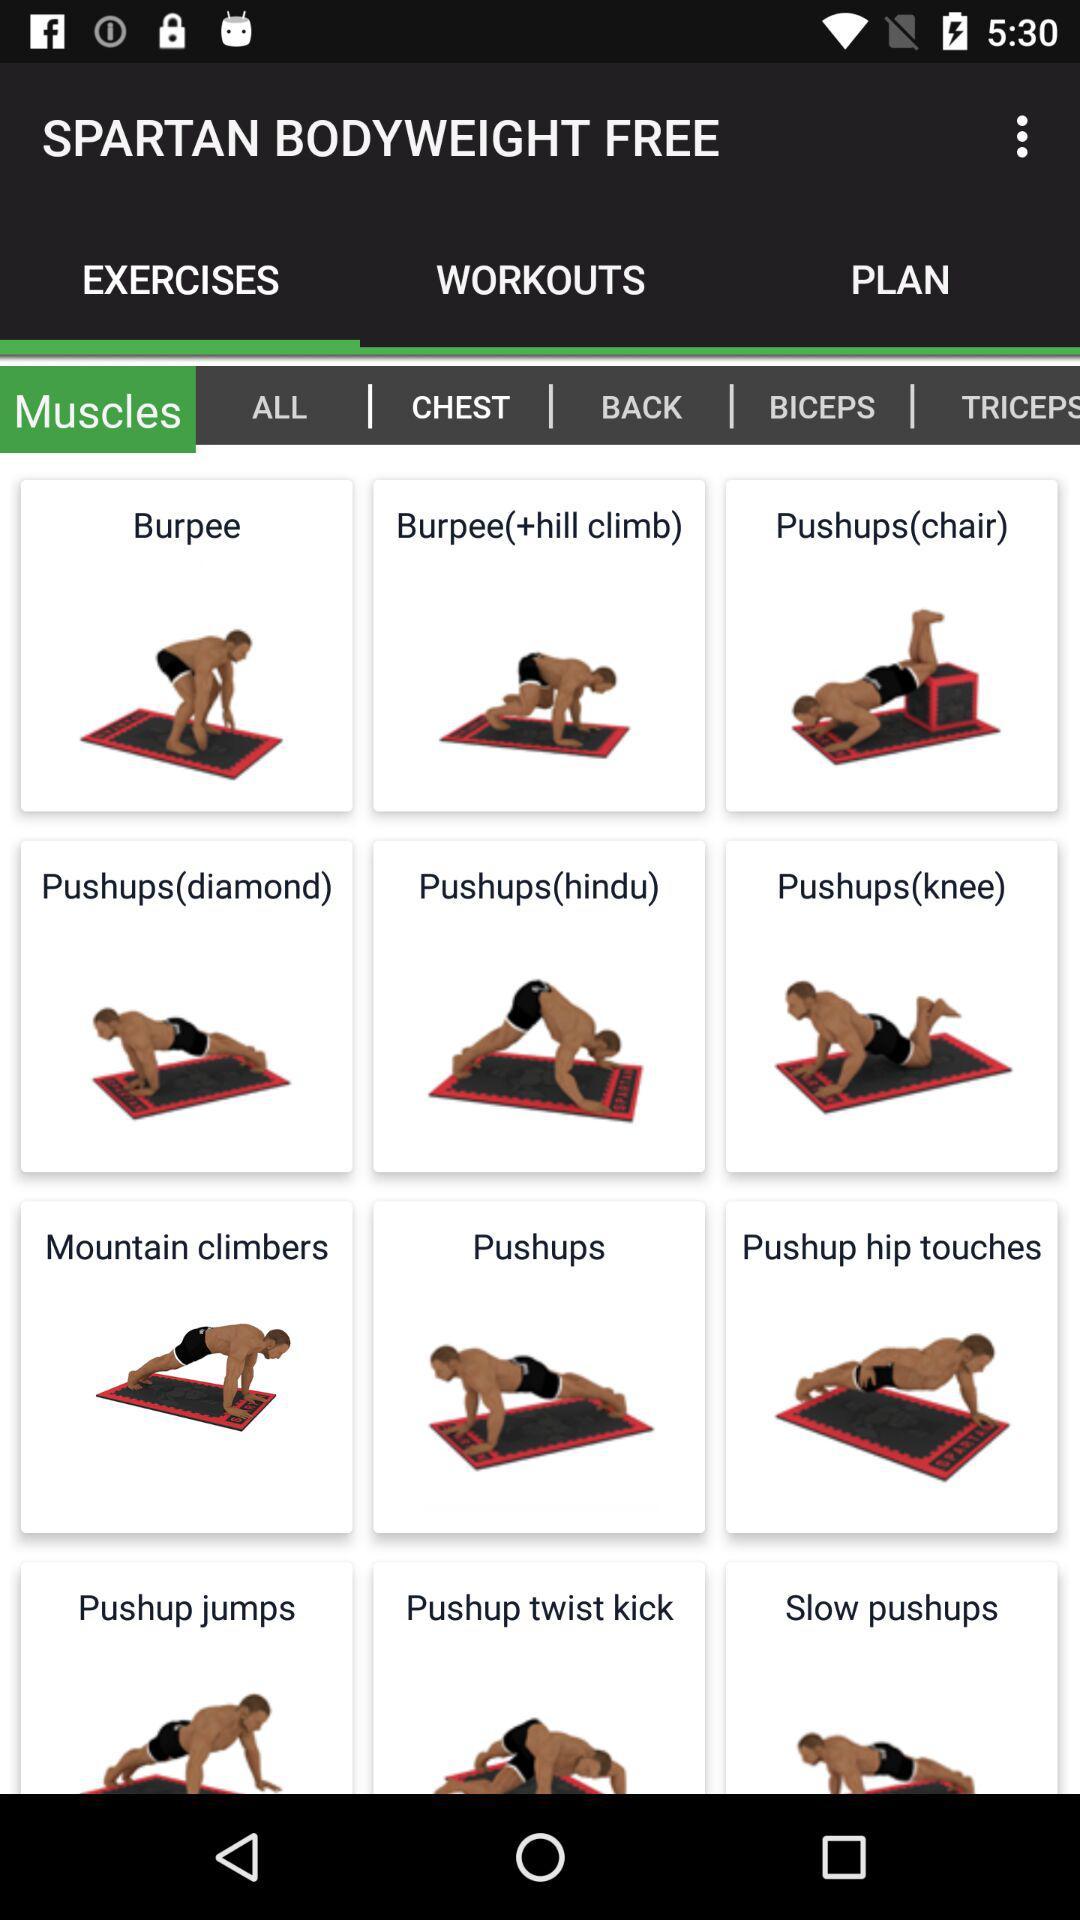  What do you see at coordinates (641, 404) in the screenshot?
I see `the back icon` at bounding box center [641, 404].